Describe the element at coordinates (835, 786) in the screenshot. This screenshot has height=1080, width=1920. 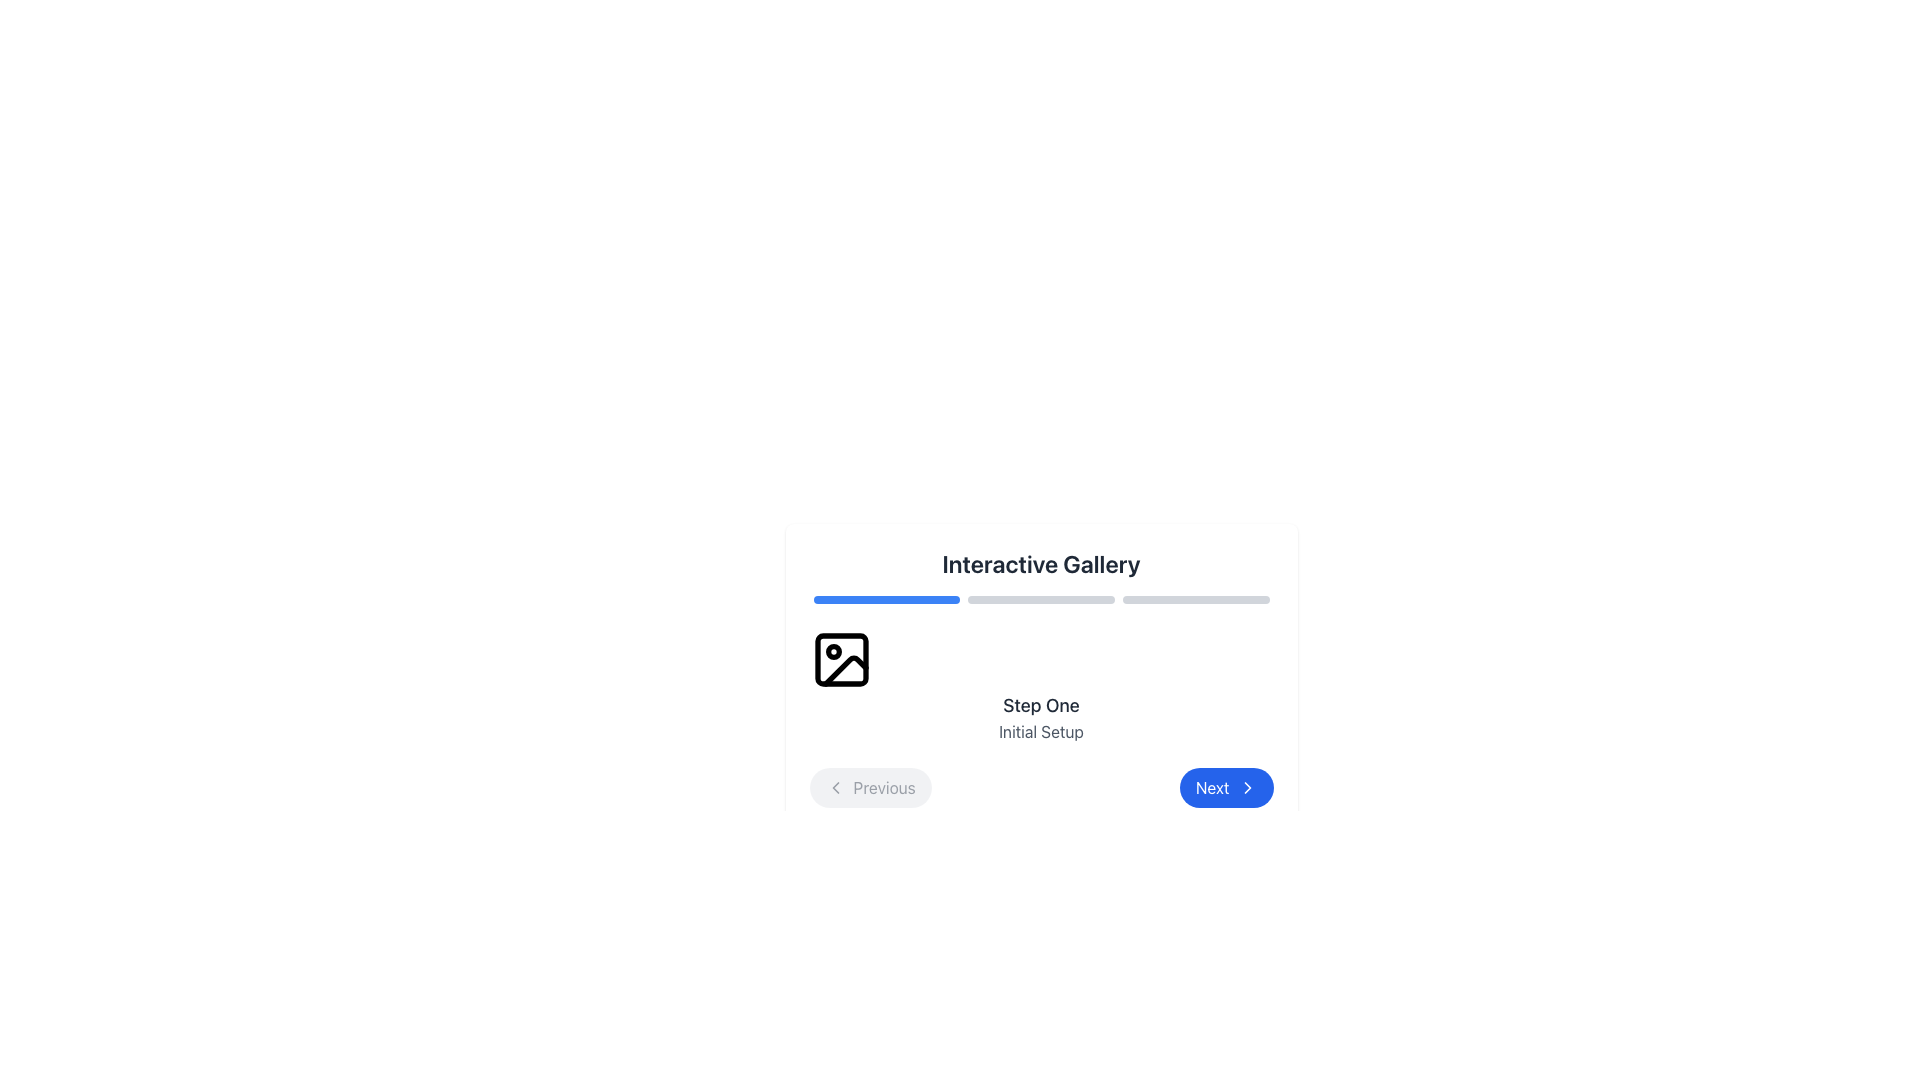
I see `the 'Previous' button by clicking the chevron icon that indicates backward navigation, located at the bottom left of the interactive content module` at that location.